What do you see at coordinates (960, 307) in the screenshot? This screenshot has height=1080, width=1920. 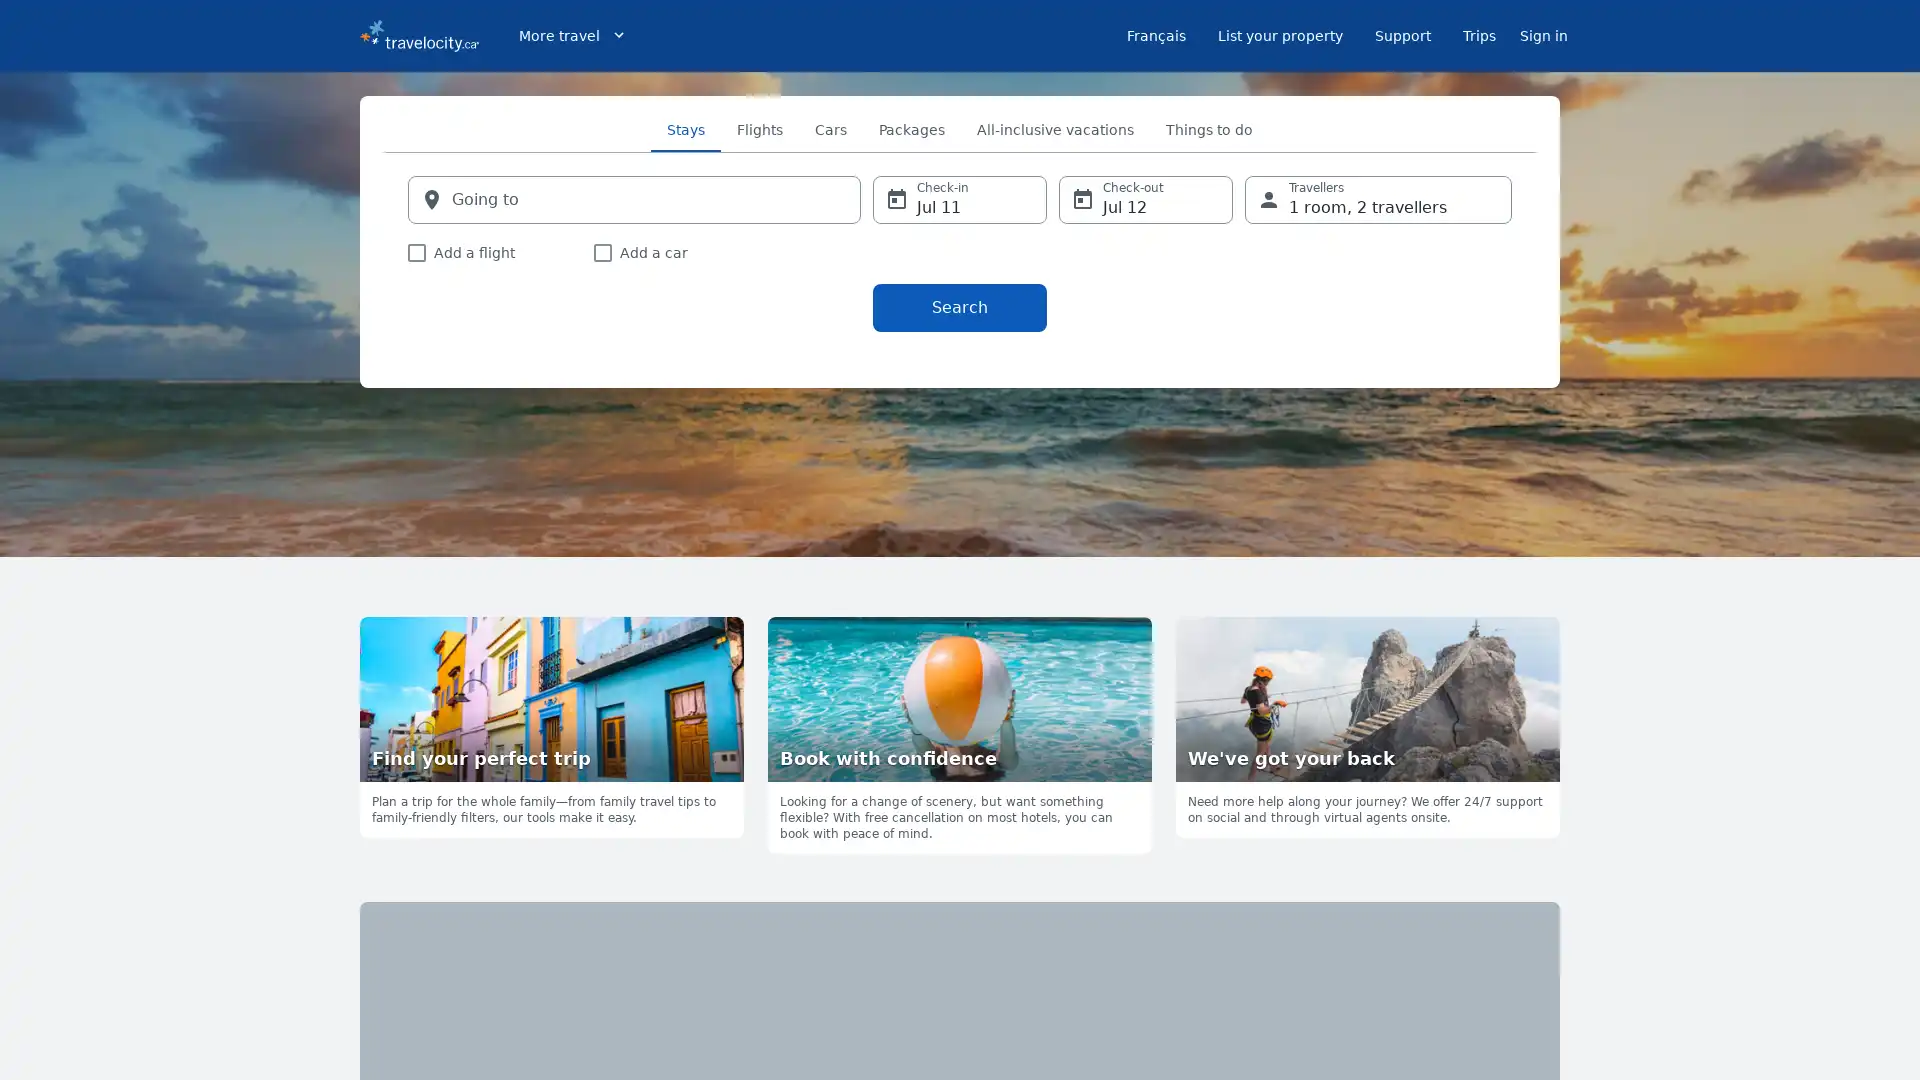 I see `Search` at bounding box center [960, 307].